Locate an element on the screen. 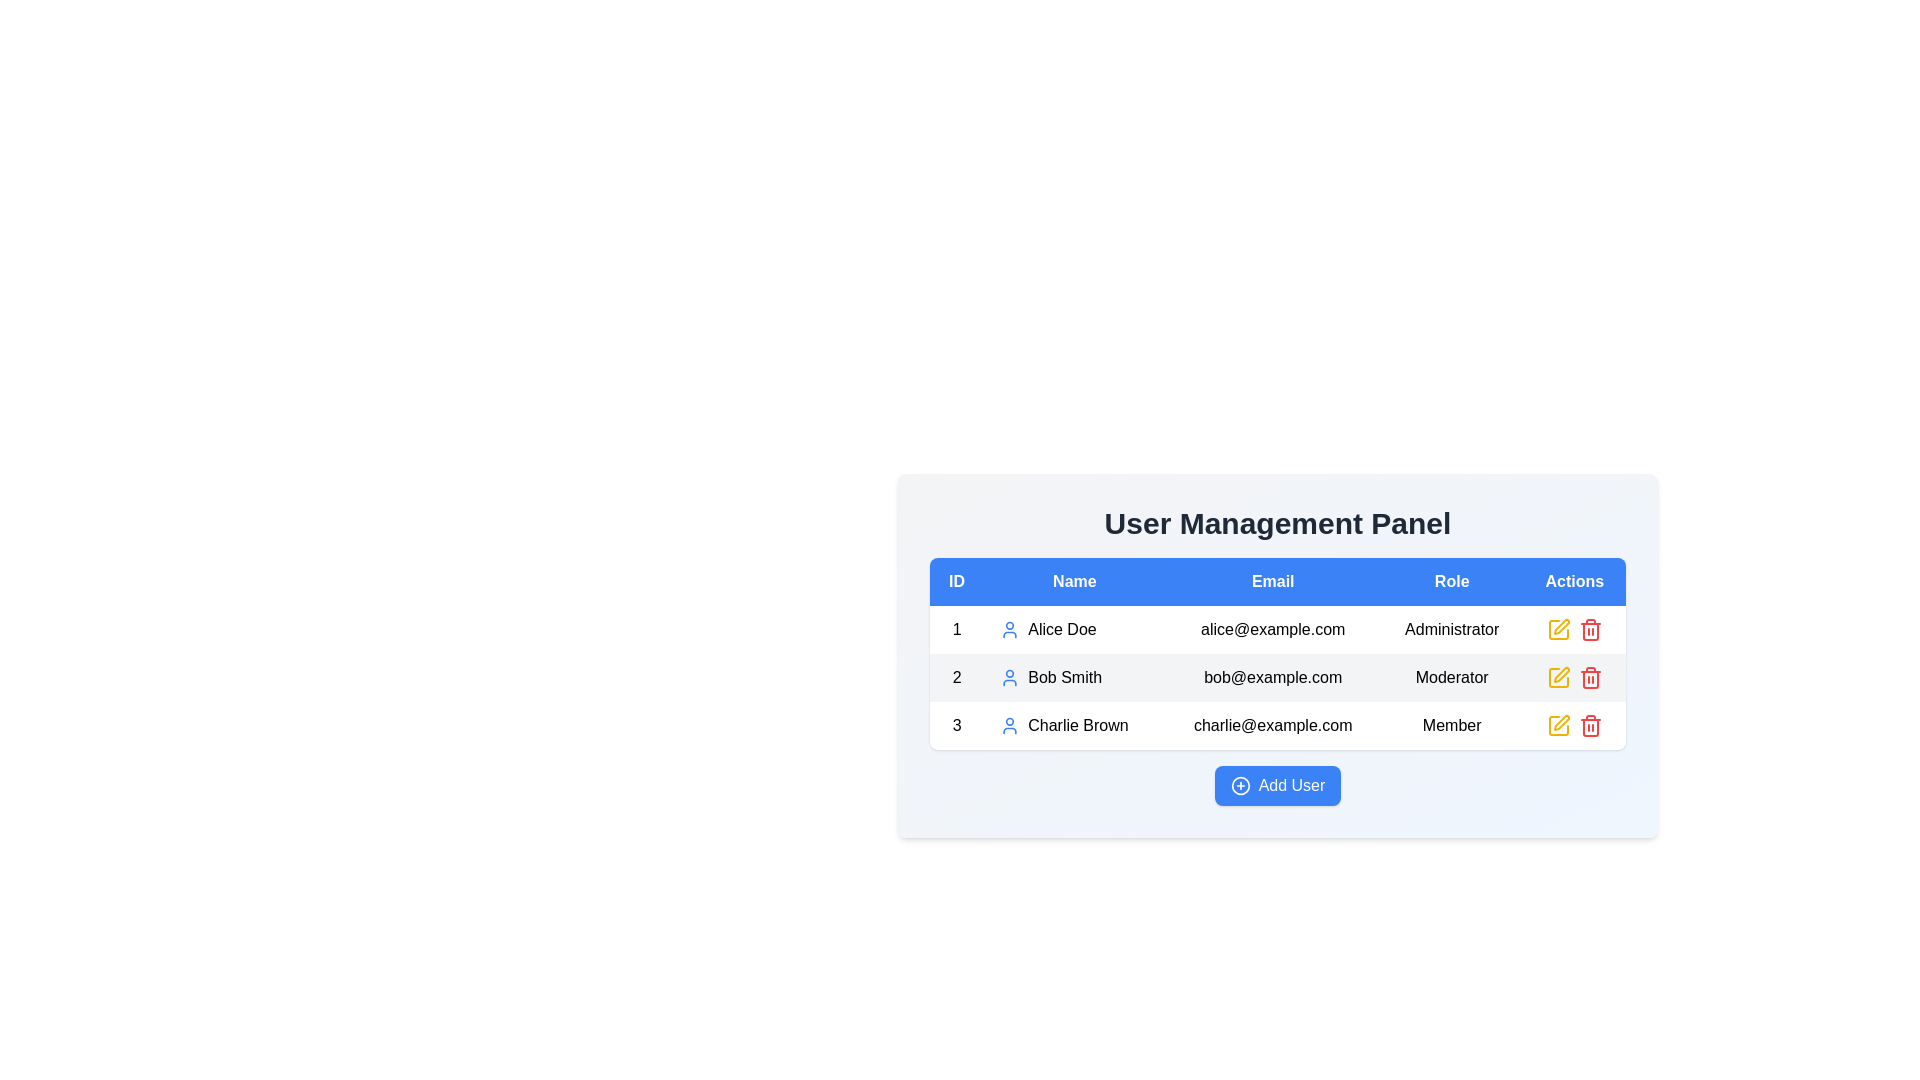  the yellow pencil icon in the Actions column of the third row for the entry of 'Charlie Brown' is located at coordinates (1557, 725).